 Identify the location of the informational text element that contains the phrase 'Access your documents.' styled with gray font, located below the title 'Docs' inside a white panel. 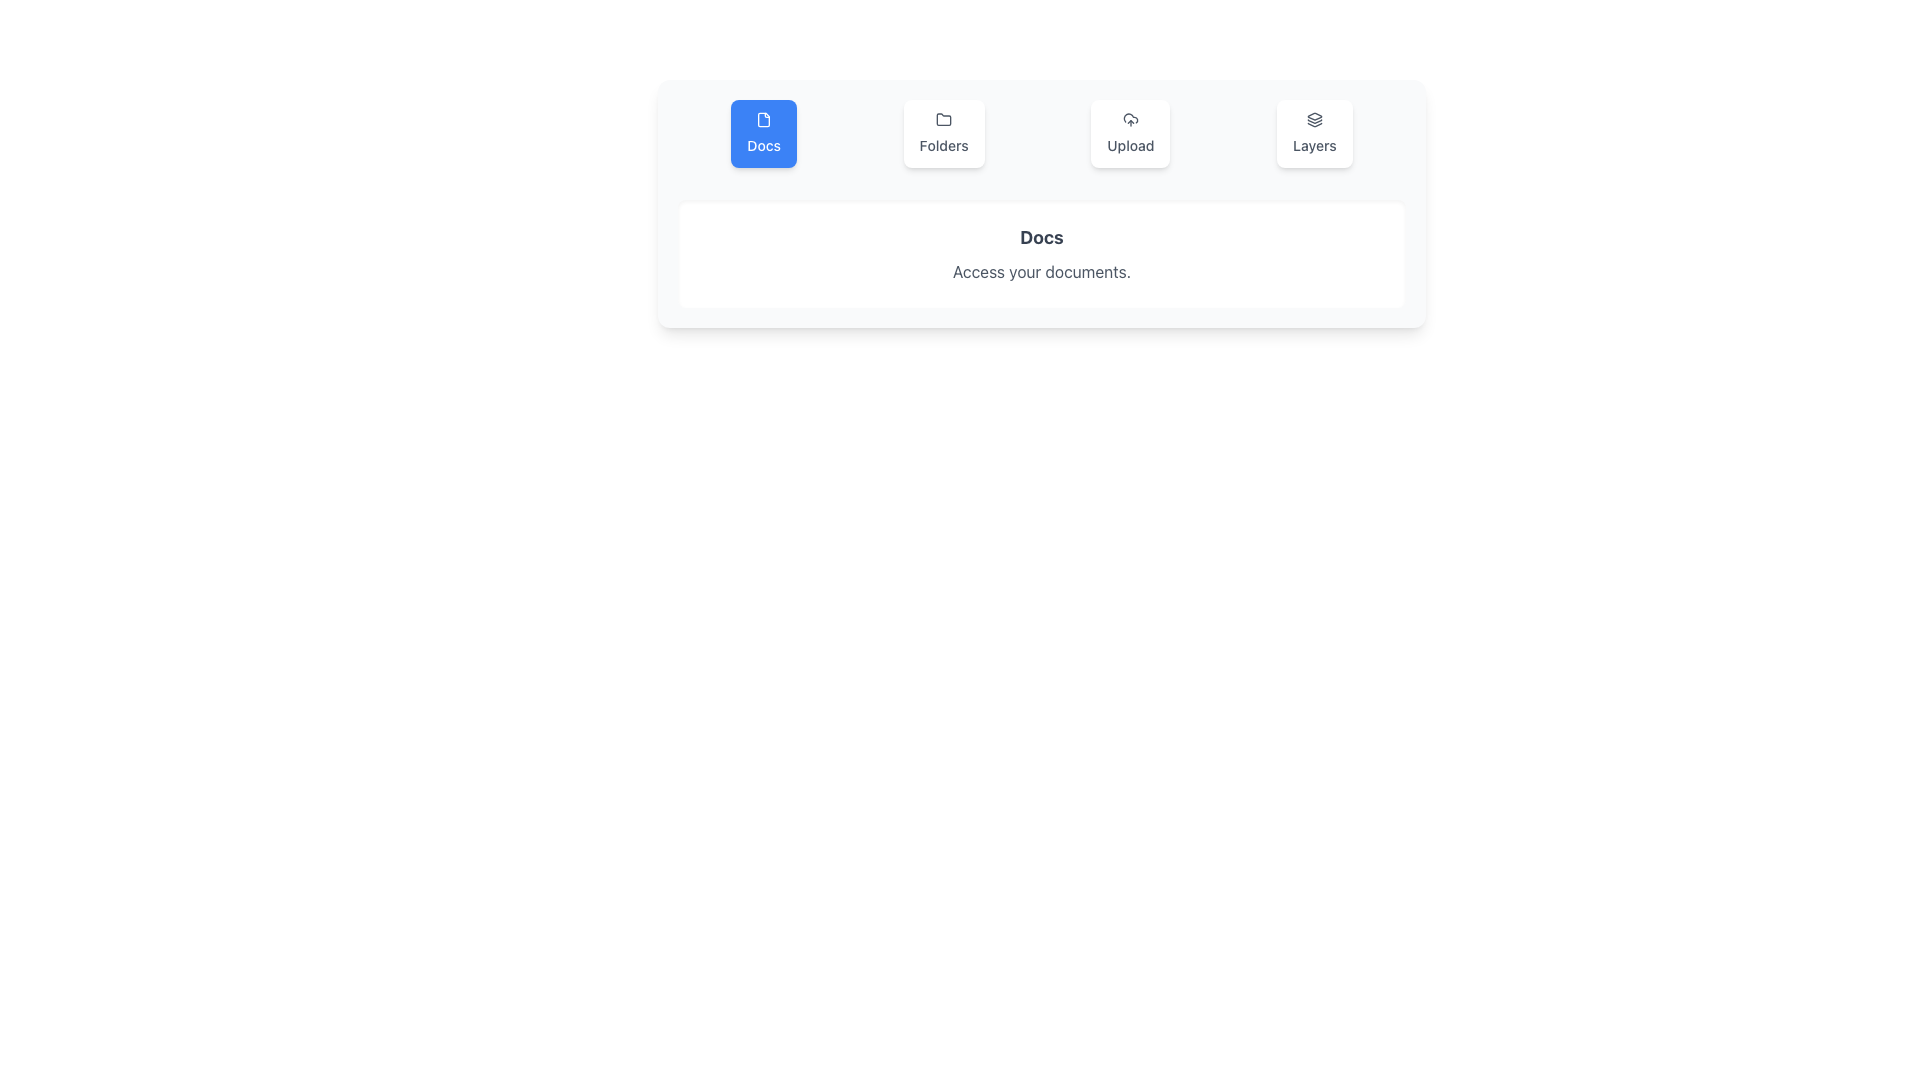
(1040, 272).